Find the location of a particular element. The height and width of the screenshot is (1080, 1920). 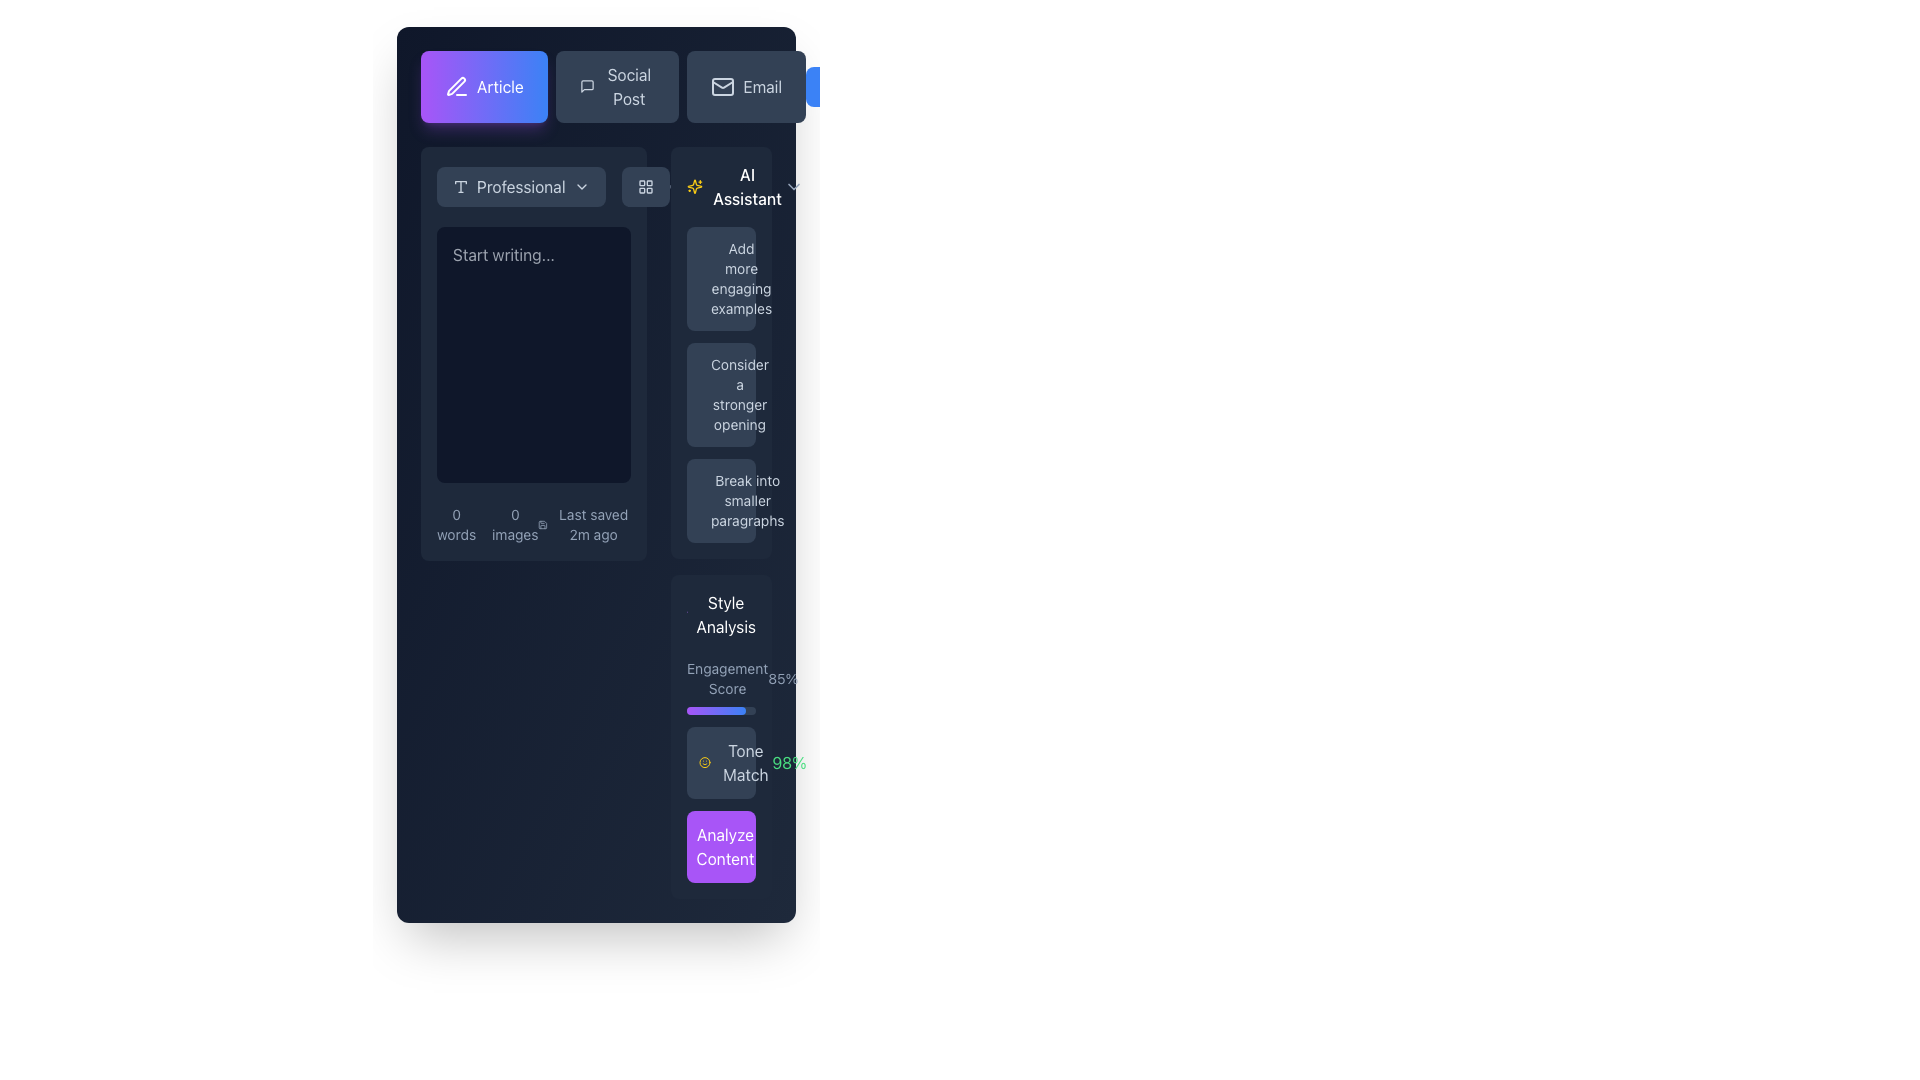

the progression value is located at coordinates (711, 709).